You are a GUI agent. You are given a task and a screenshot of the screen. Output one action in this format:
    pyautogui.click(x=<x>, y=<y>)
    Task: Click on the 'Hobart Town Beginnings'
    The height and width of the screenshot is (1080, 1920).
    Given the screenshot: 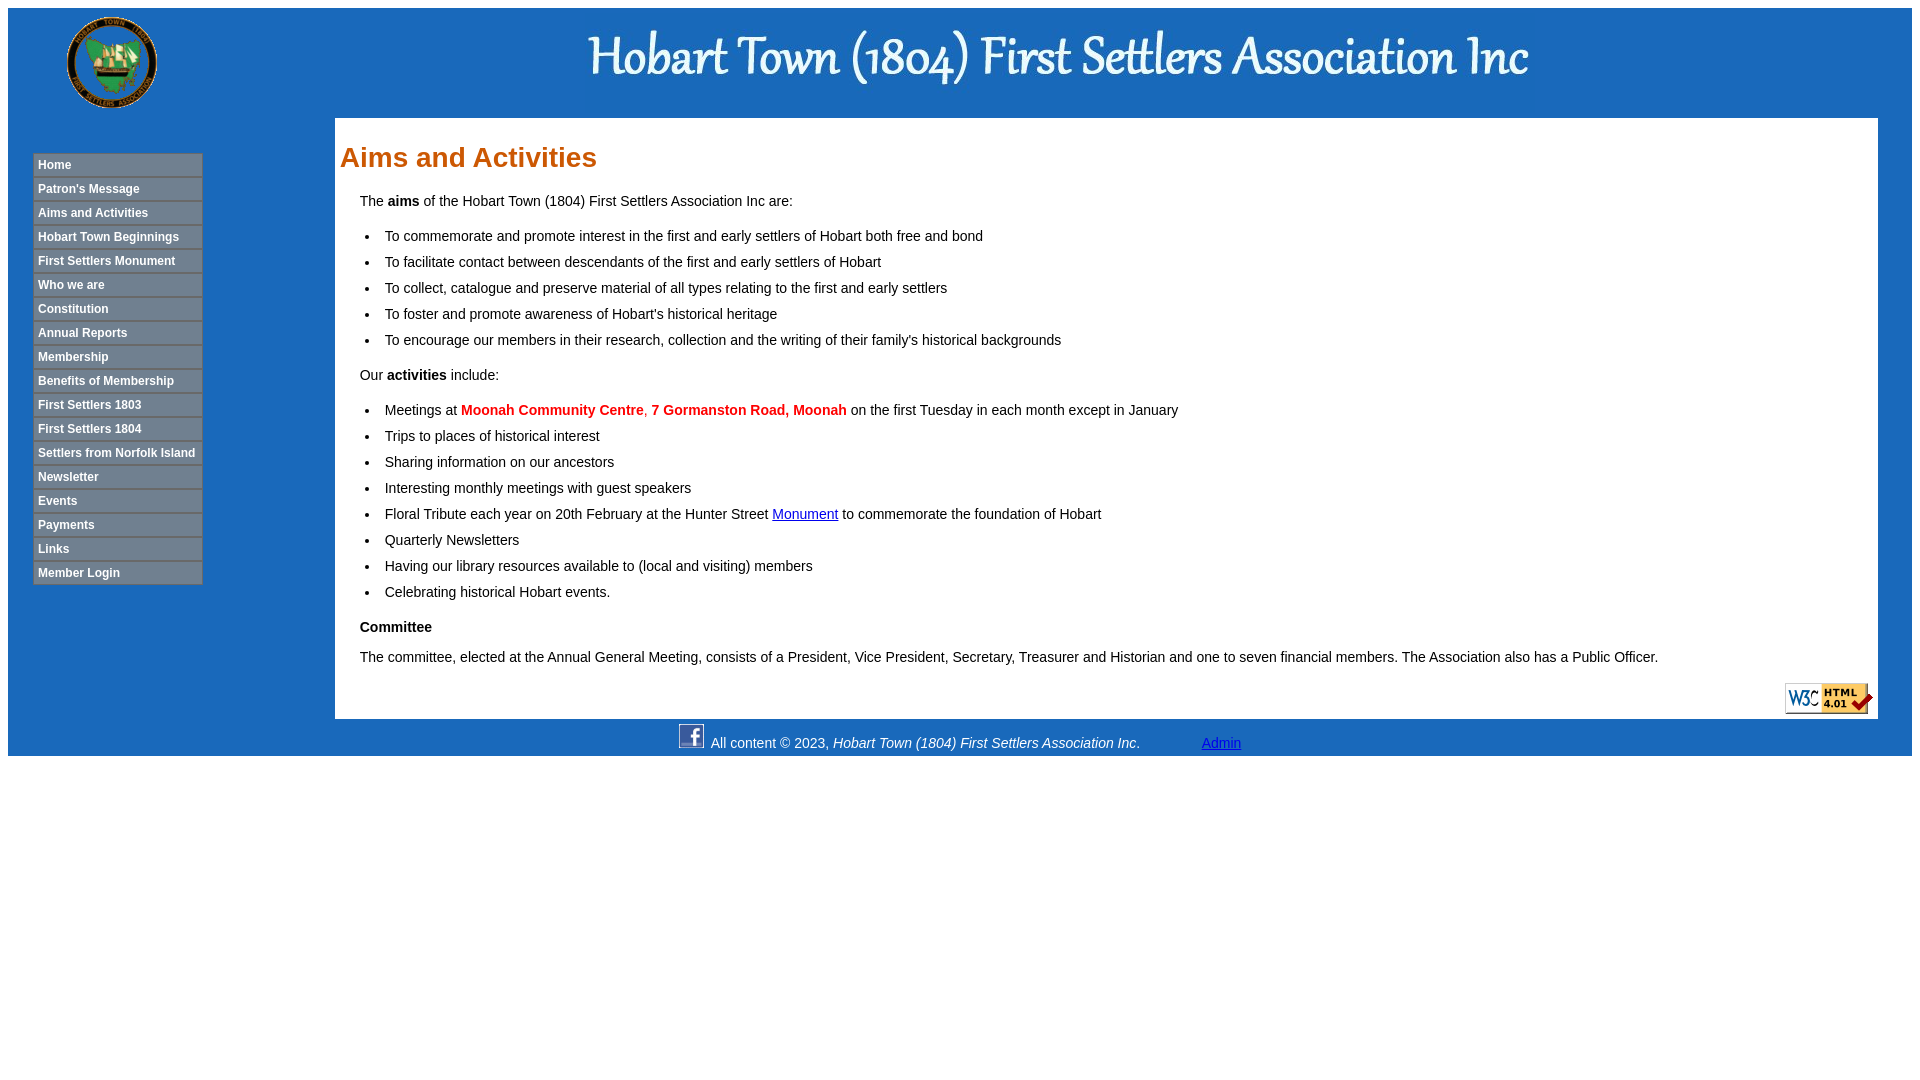 What is the action you would take?
    pyautogui.click(x=117, y=235)
    